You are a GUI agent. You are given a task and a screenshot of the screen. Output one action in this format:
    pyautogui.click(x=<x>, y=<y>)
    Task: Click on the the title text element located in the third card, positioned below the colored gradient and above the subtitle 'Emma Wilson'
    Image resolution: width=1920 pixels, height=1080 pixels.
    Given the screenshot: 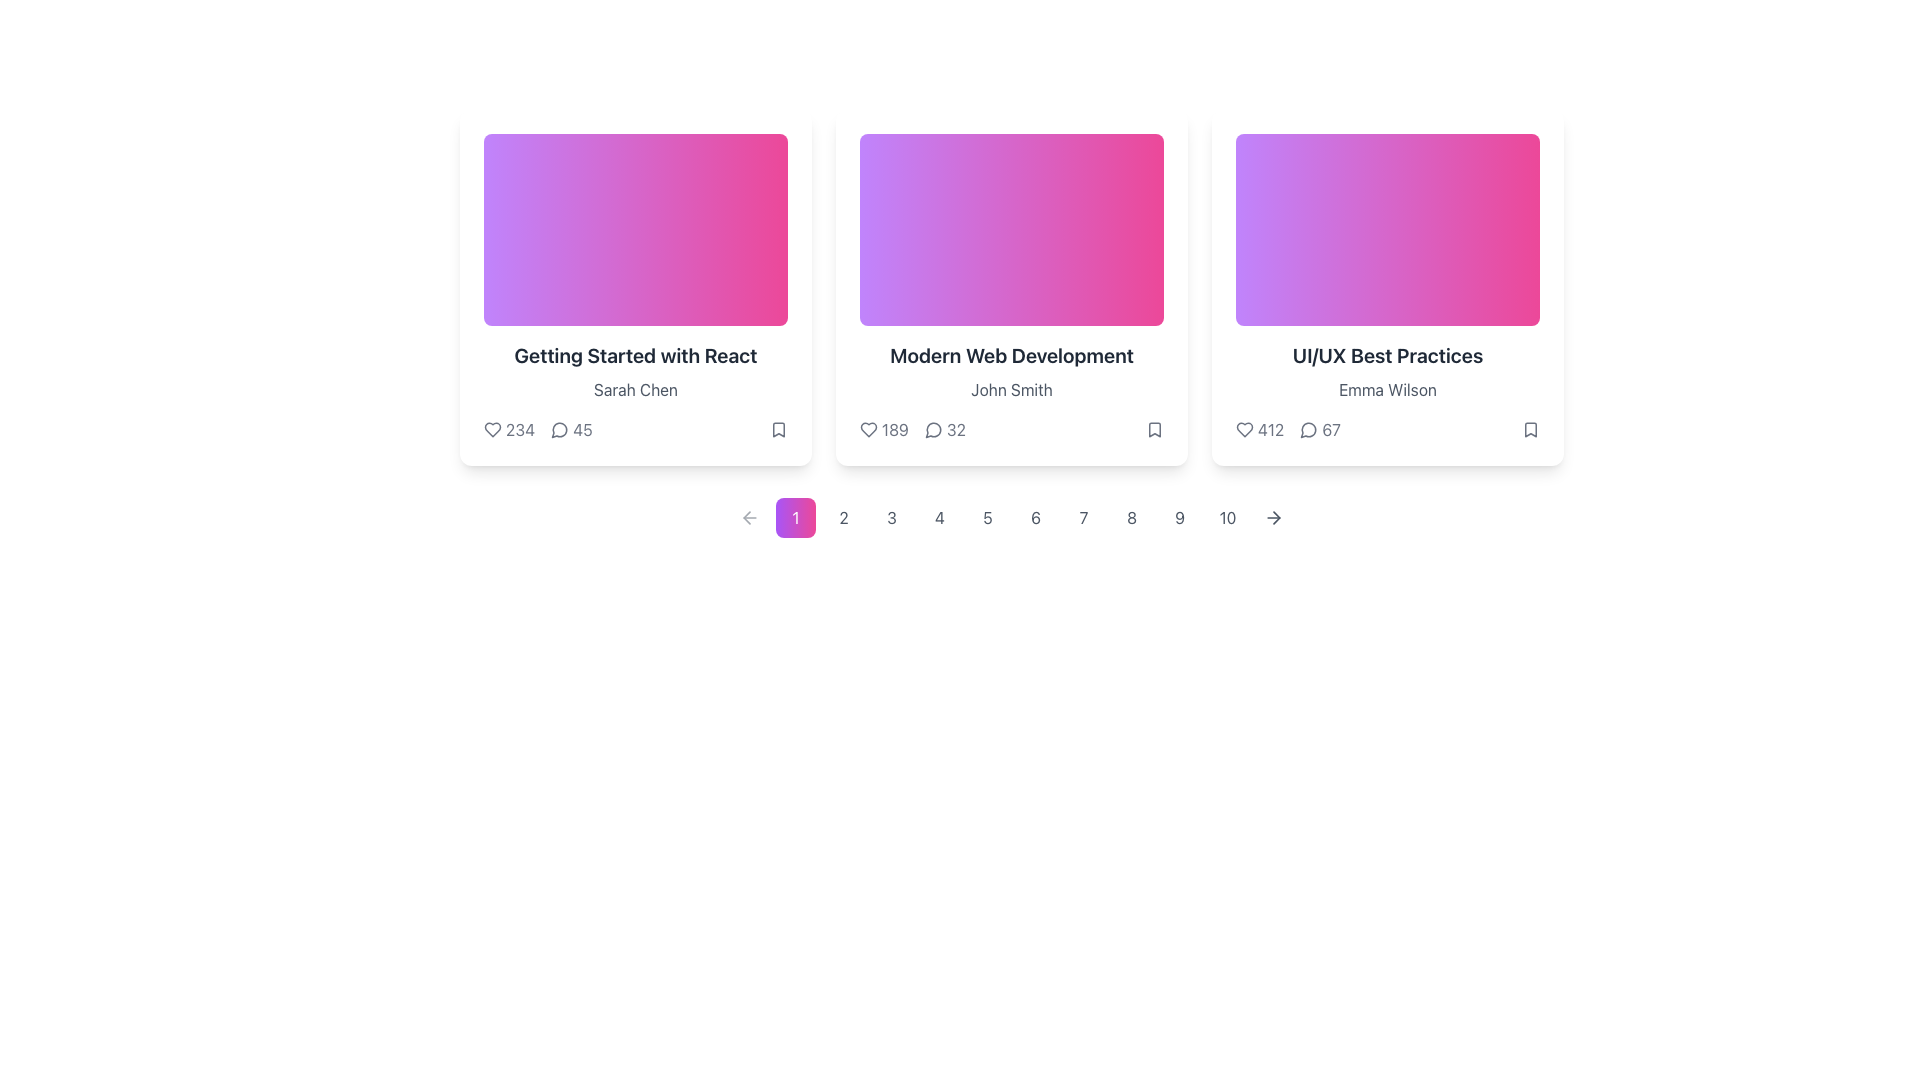 What is the action you would take?
    pyautogui.click(x=1386, y=354)
    